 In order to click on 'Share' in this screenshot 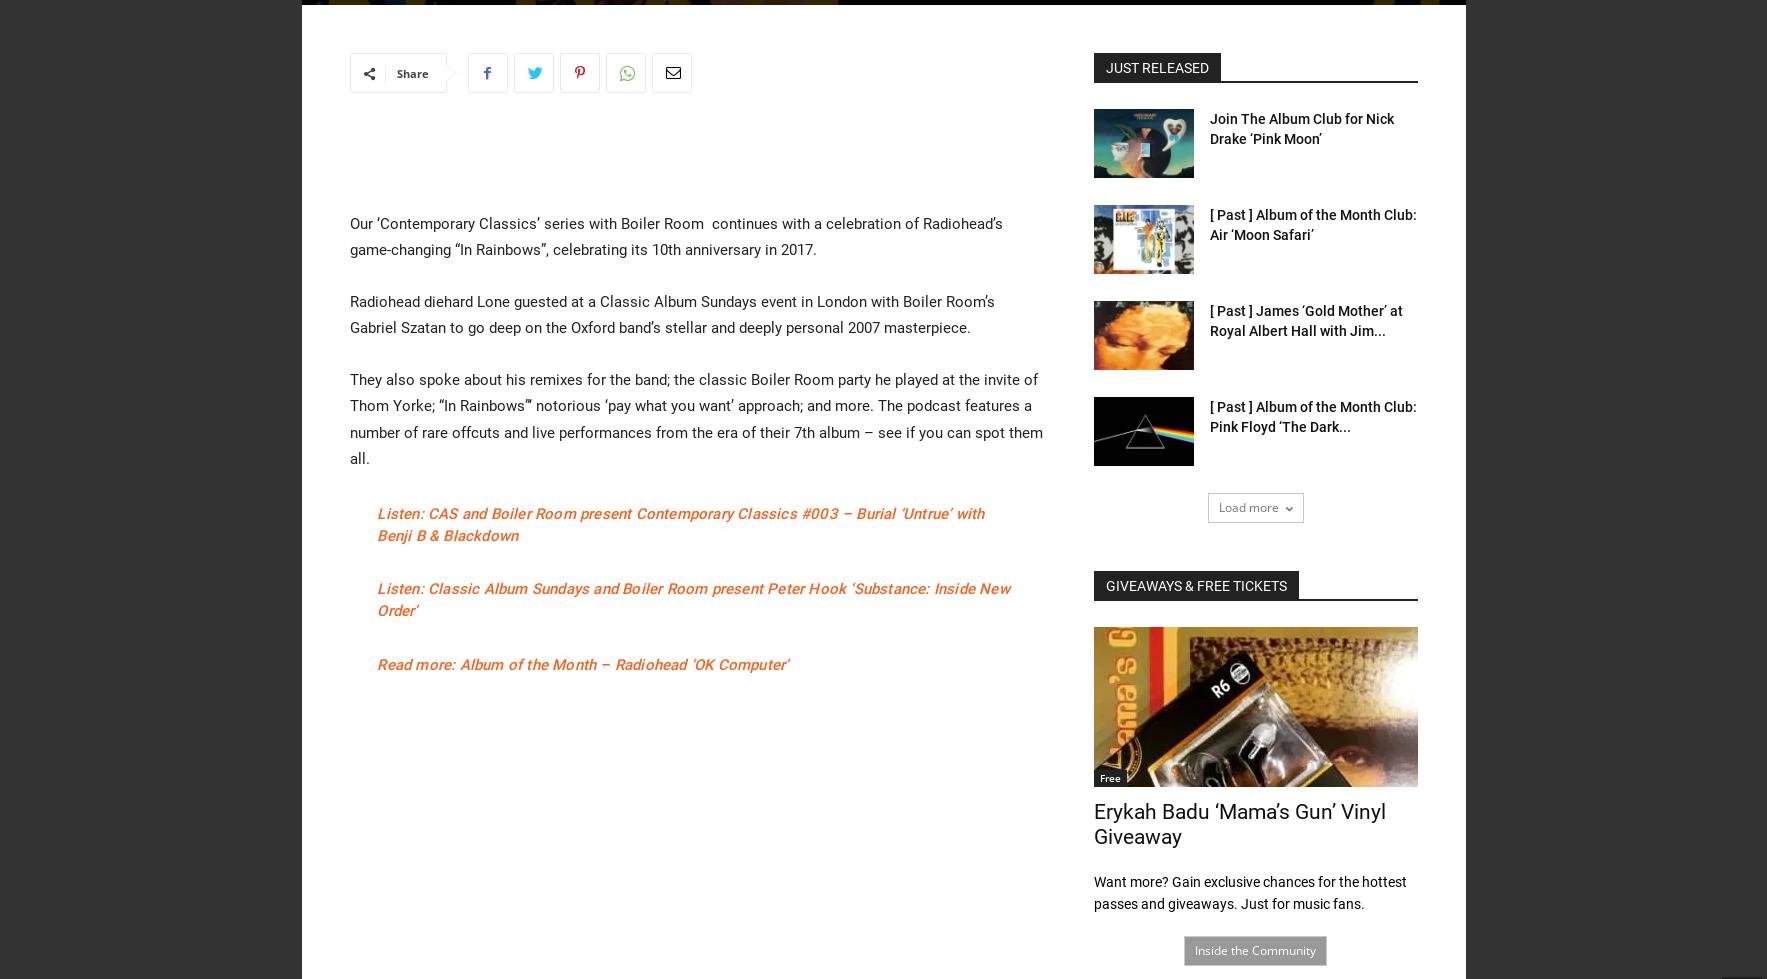, I will do `click(412, 73)`.